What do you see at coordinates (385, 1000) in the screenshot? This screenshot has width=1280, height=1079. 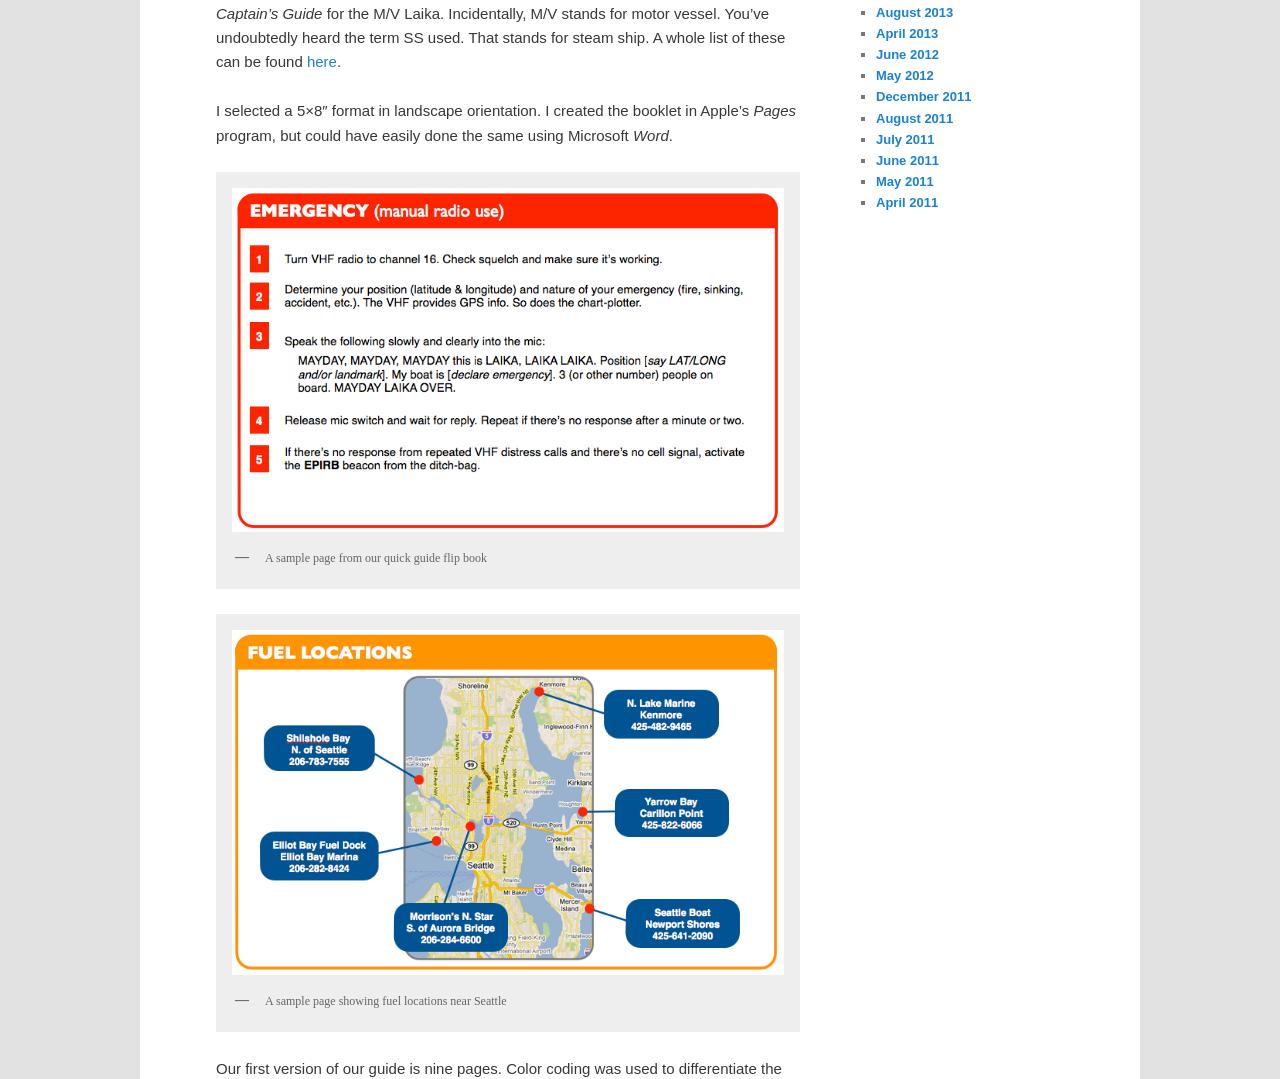 I see `'A sample page showing fuel locations near Seattle'` at bounding box center [385, 1000].